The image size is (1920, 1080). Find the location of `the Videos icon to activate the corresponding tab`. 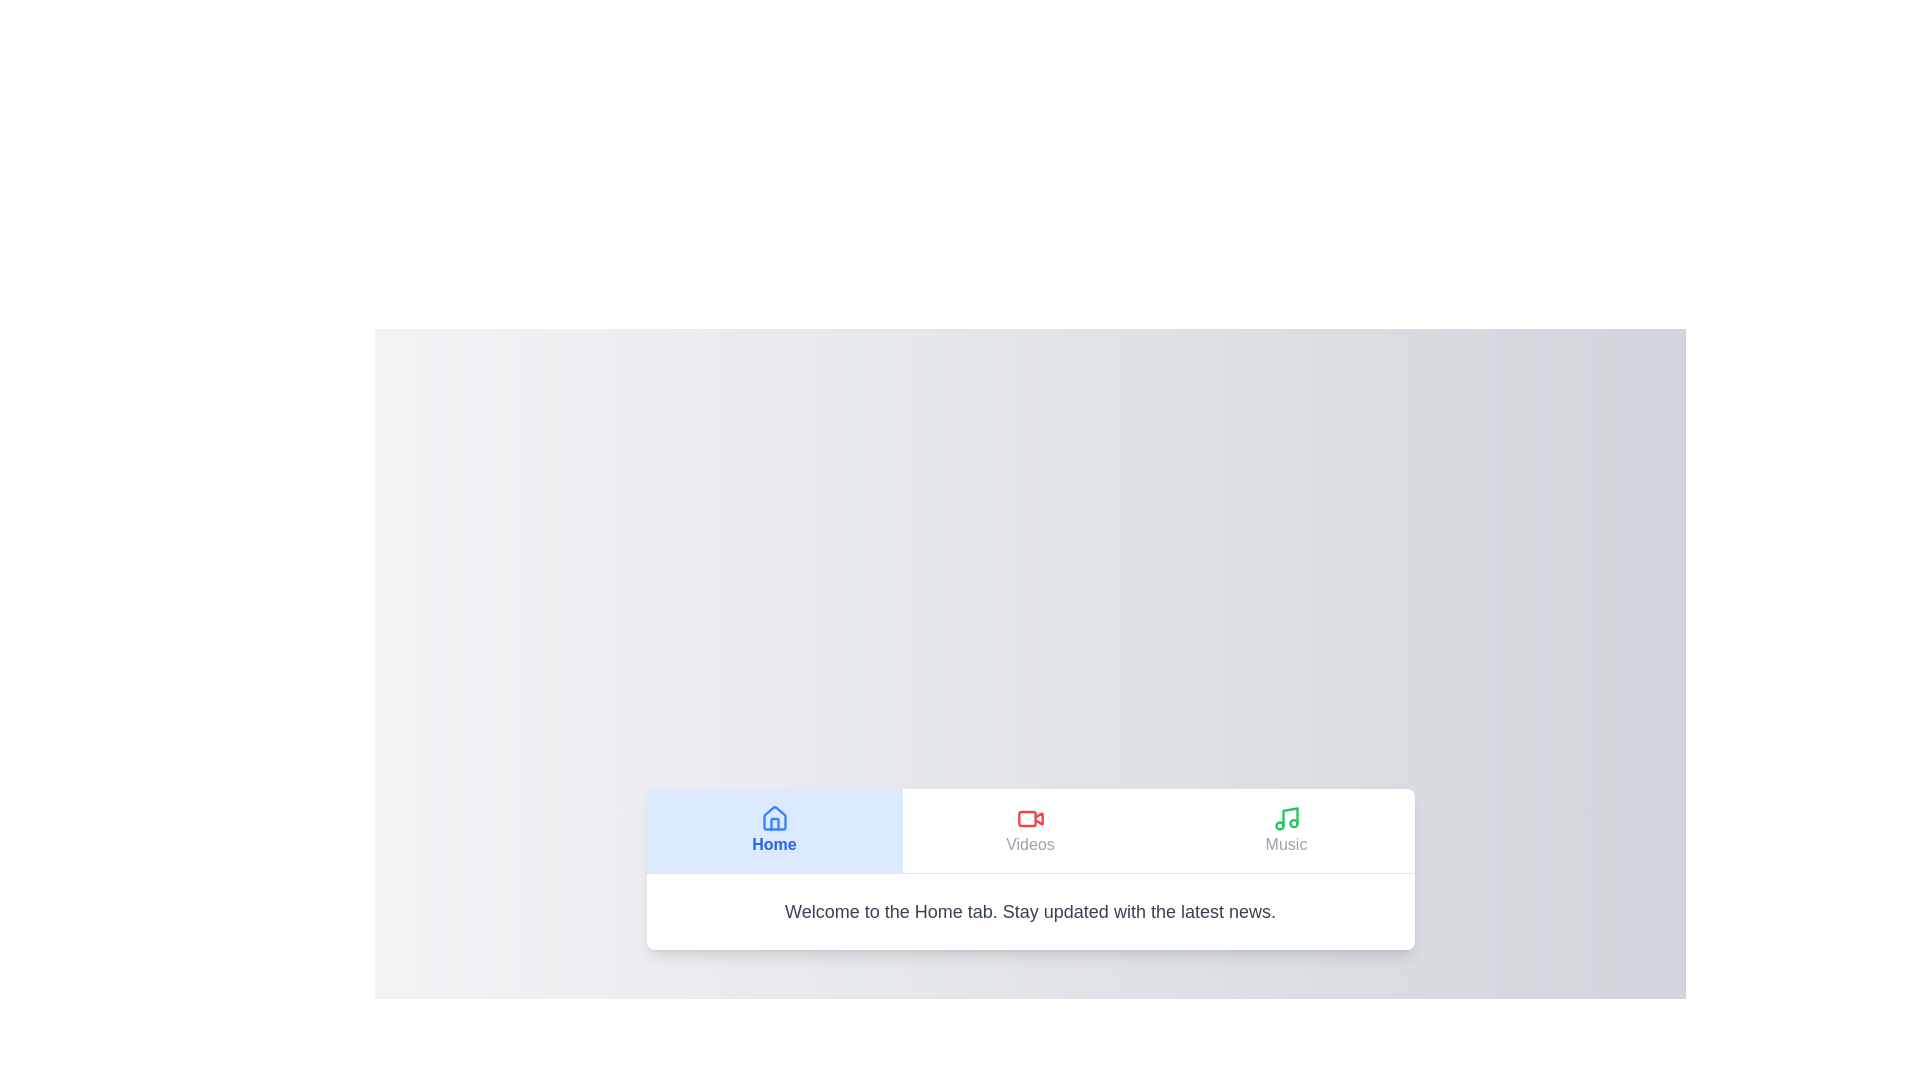

the Videos icon to activate the corresponding tab is located at coordinates (1030, 818).